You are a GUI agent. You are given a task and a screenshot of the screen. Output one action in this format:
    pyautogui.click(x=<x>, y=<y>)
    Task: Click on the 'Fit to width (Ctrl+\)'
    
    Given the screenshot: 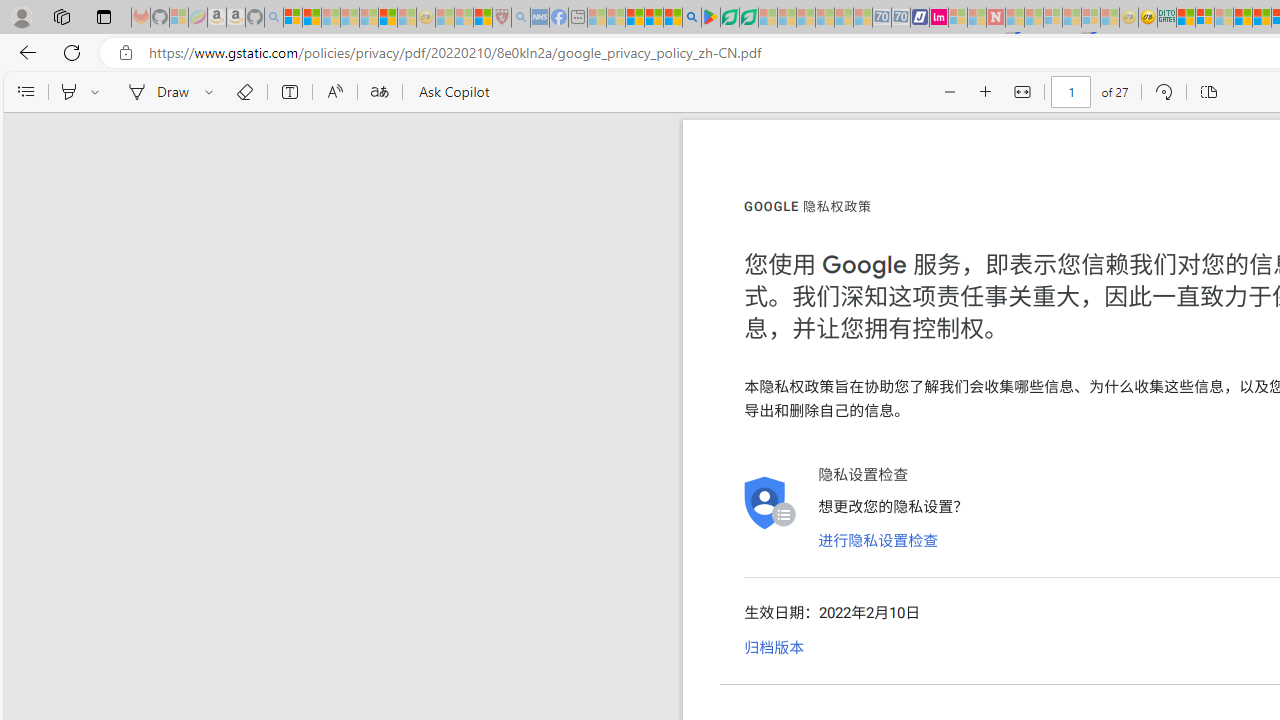 What is the action you would take?
    pyautogui.click(x=1022, y=92)
    